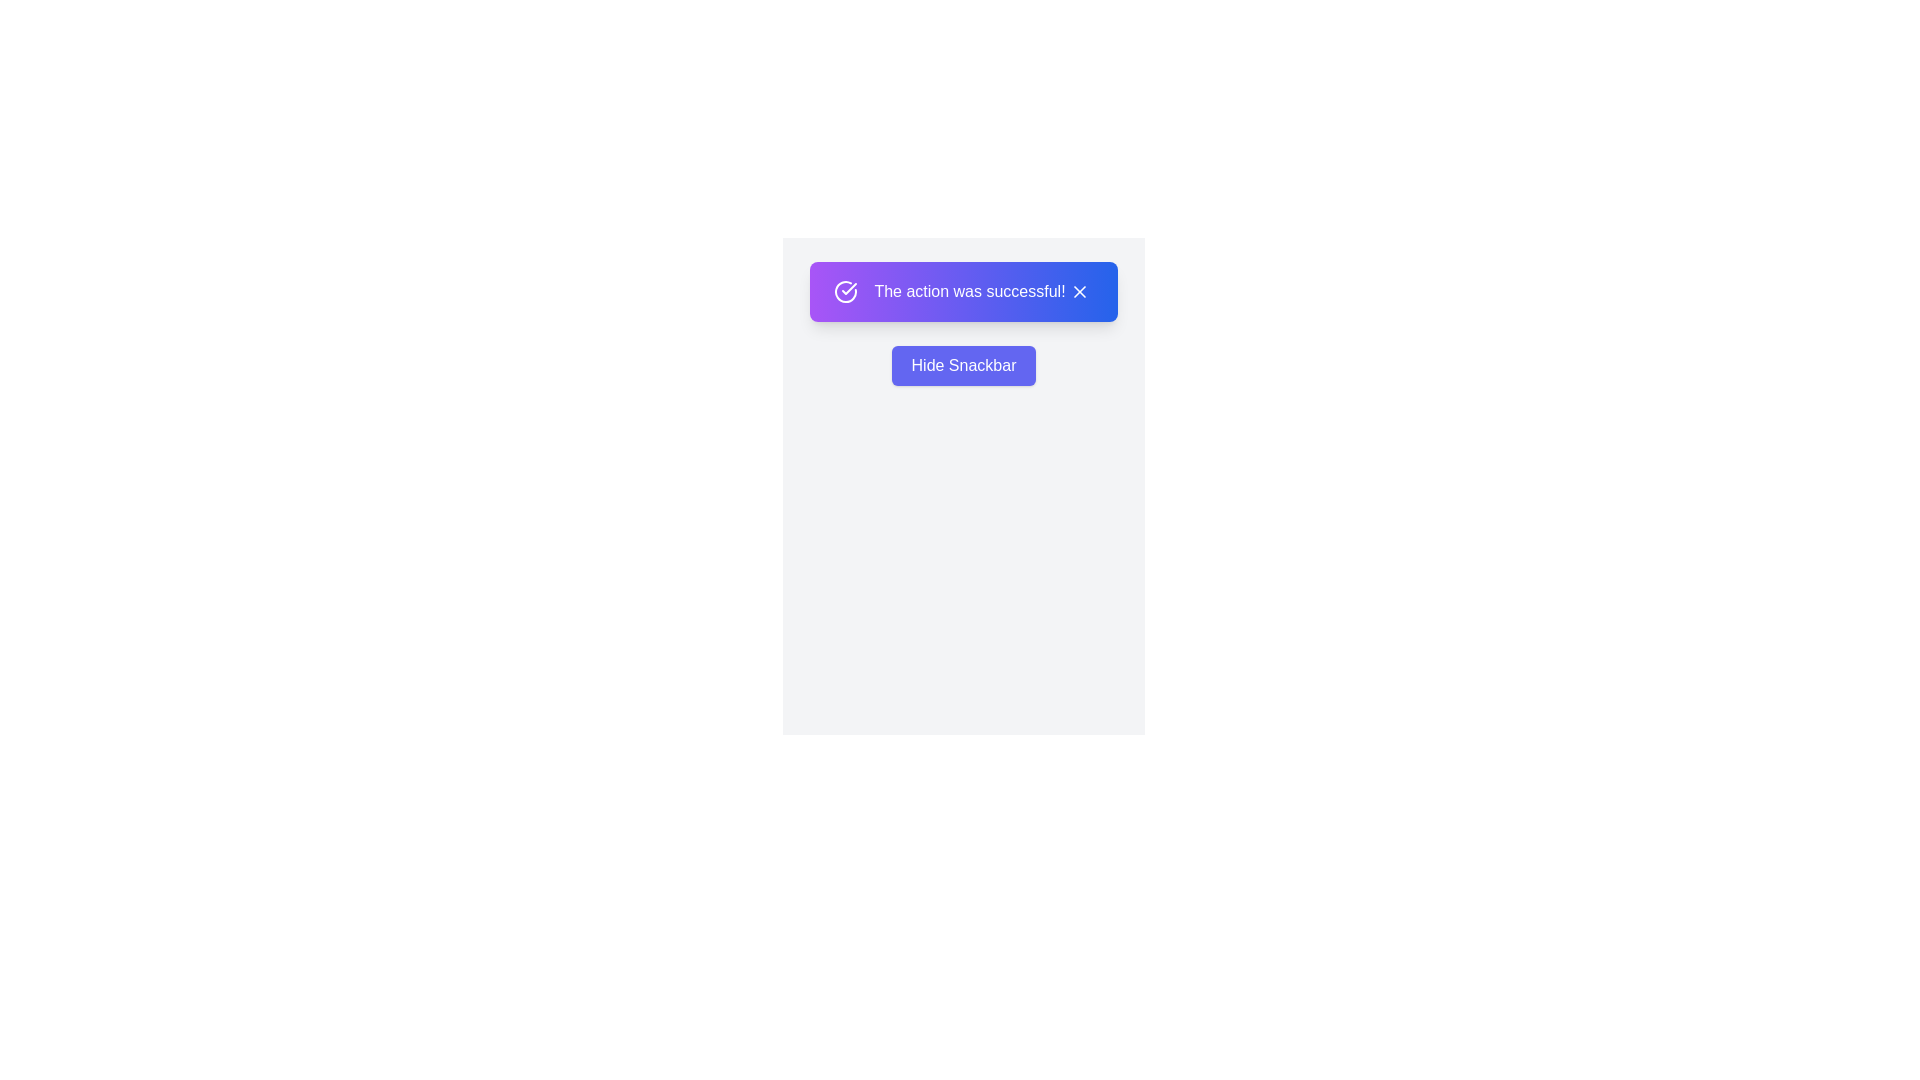  What do you see at coordinates (846, 292) in the screenshot?
I see `the snackbar's icon to perform the intended interaction` at bounding box center [846, 292].